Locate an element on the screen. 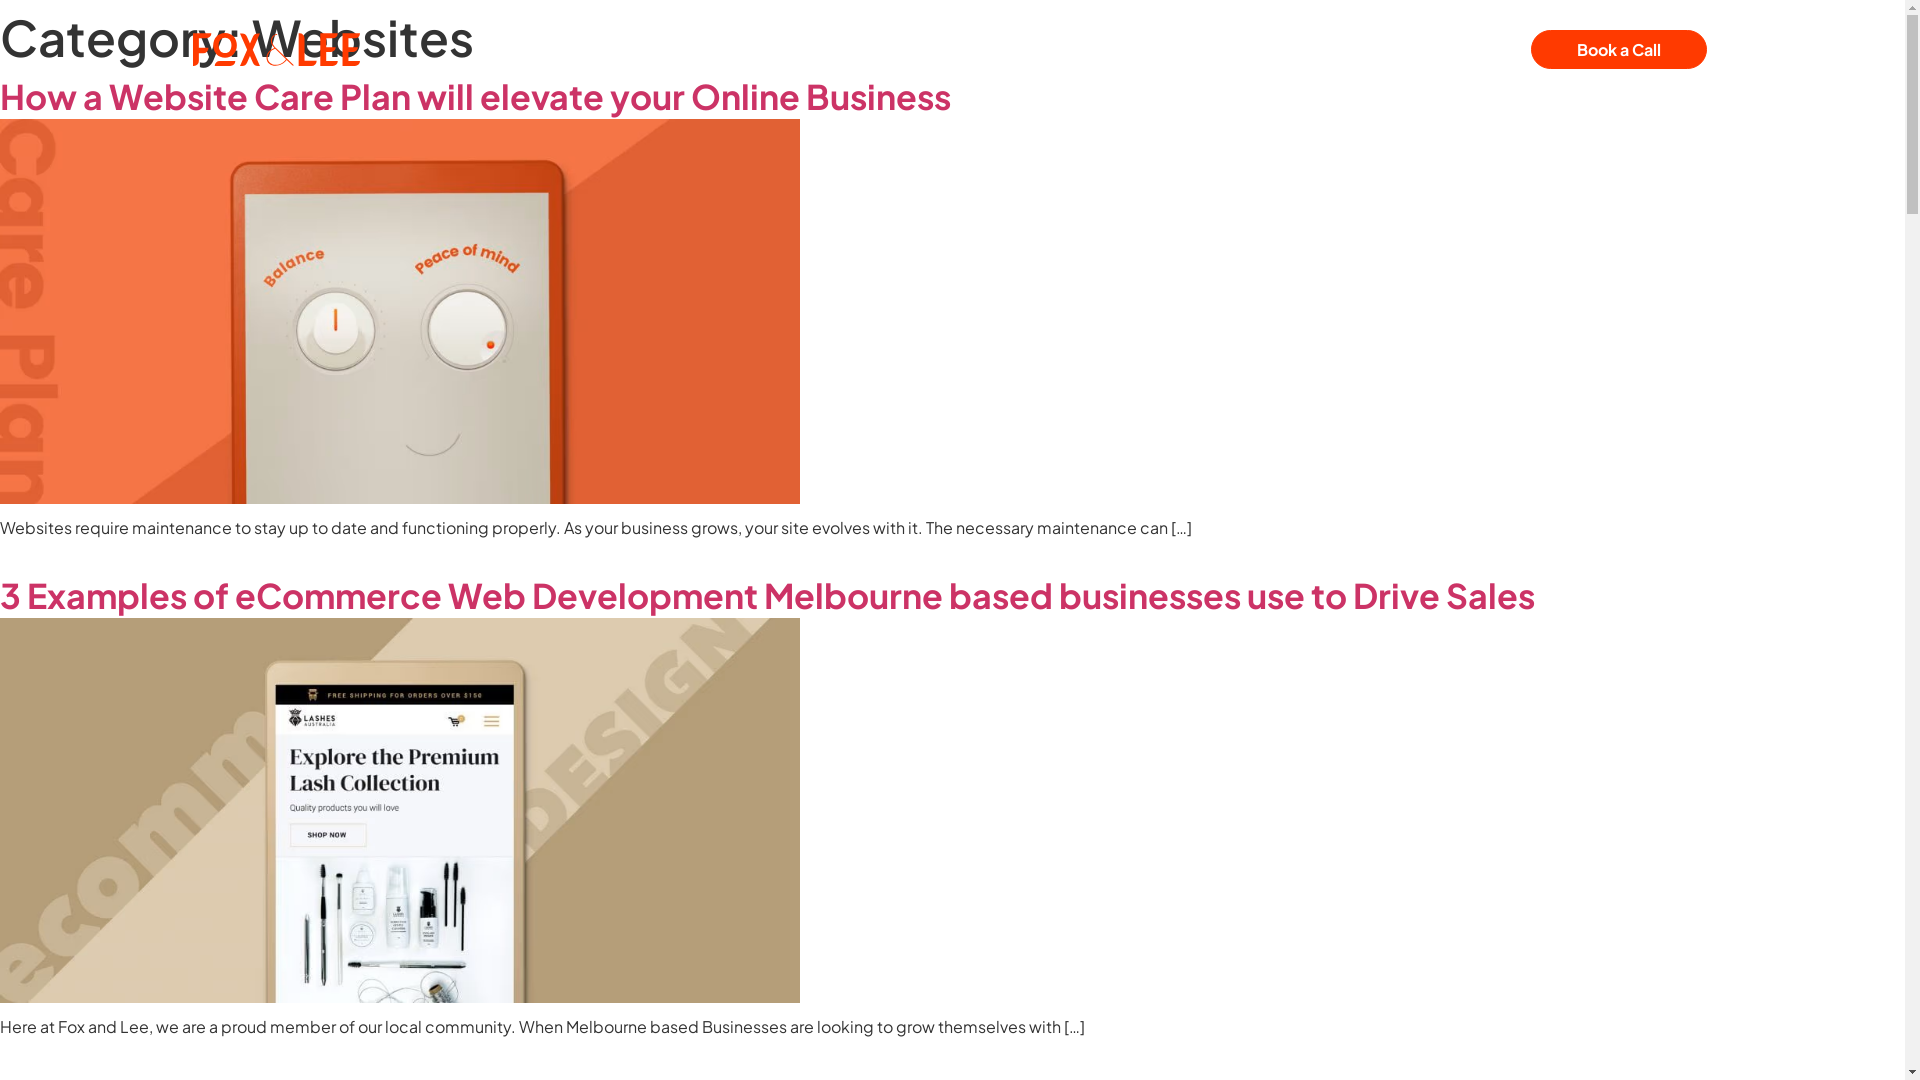  'Our Services' is located at coordinates (646, 48).